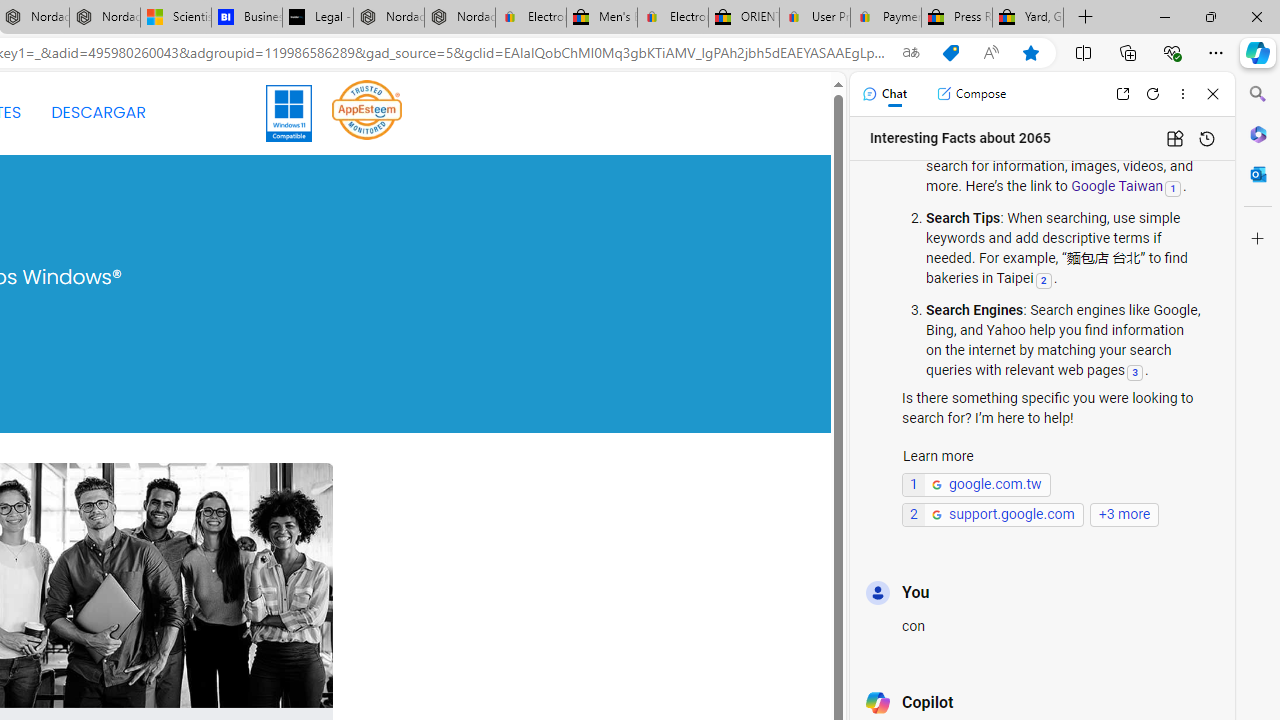  What do you see at coordinates (1257, 173) in the screenshot?
I see `'Outlook'` at bounding box center [1257, 173].